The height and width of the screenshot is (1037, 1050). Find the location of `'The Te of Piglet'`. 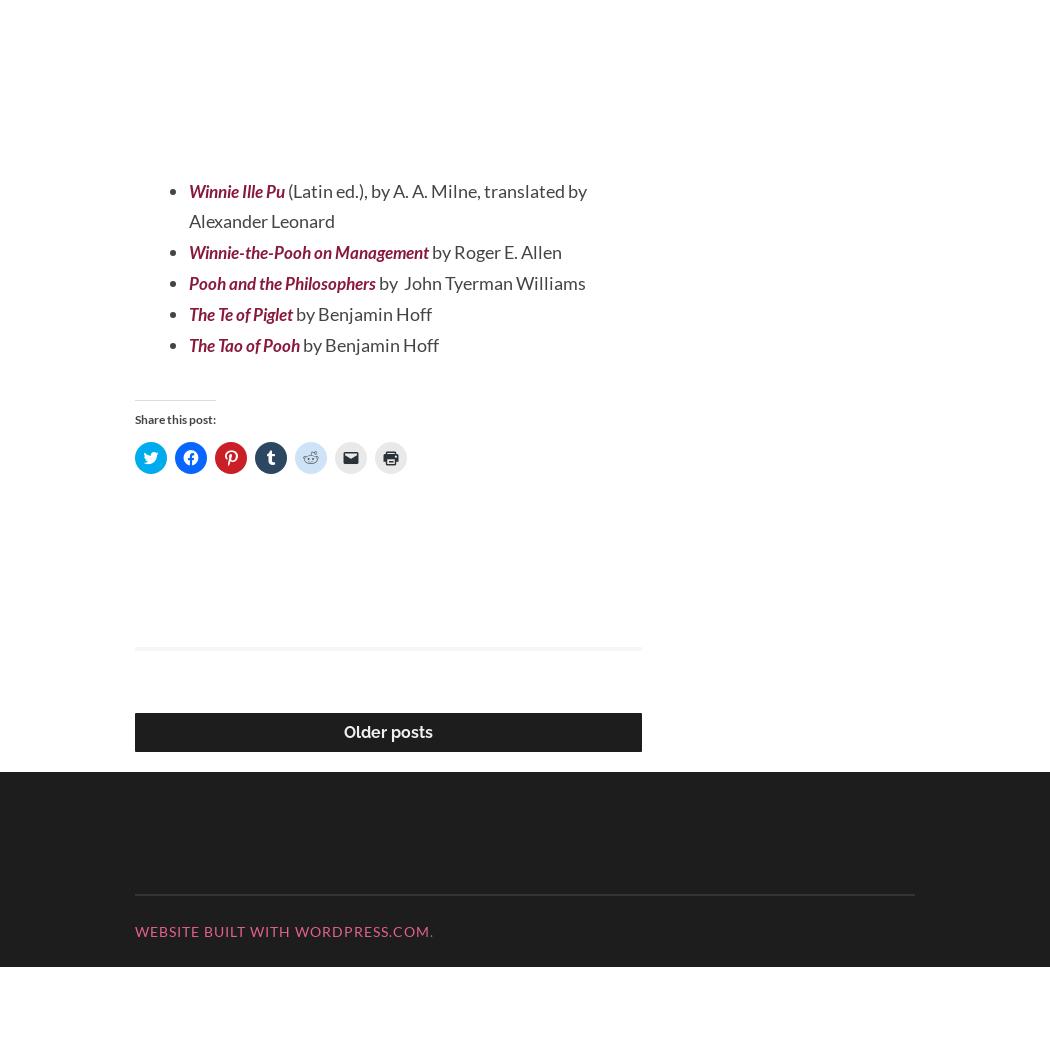

'The Te of Piglet' is located at coordinates (246, 384).